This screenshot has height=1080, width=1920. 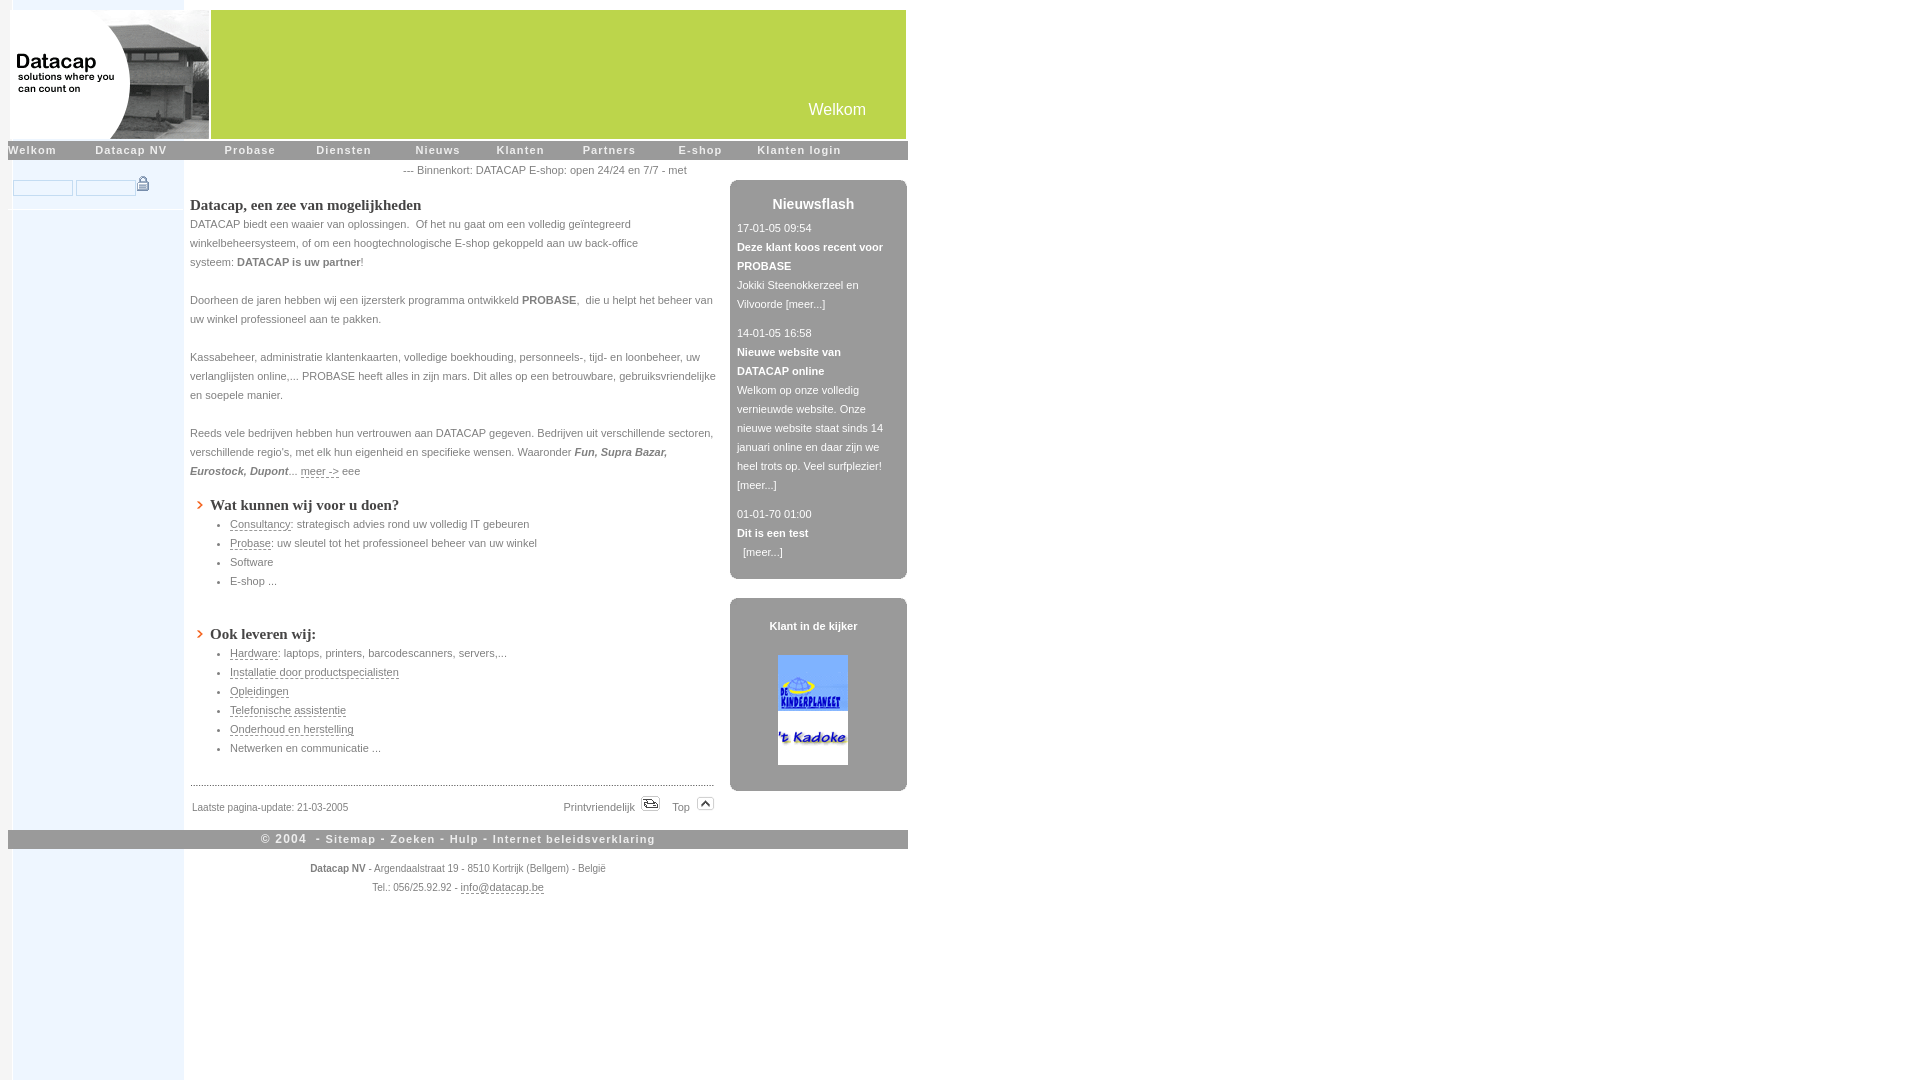 I want to click on 'Deze klant koos recent voor PROBASE', so click(x=736, y=255).